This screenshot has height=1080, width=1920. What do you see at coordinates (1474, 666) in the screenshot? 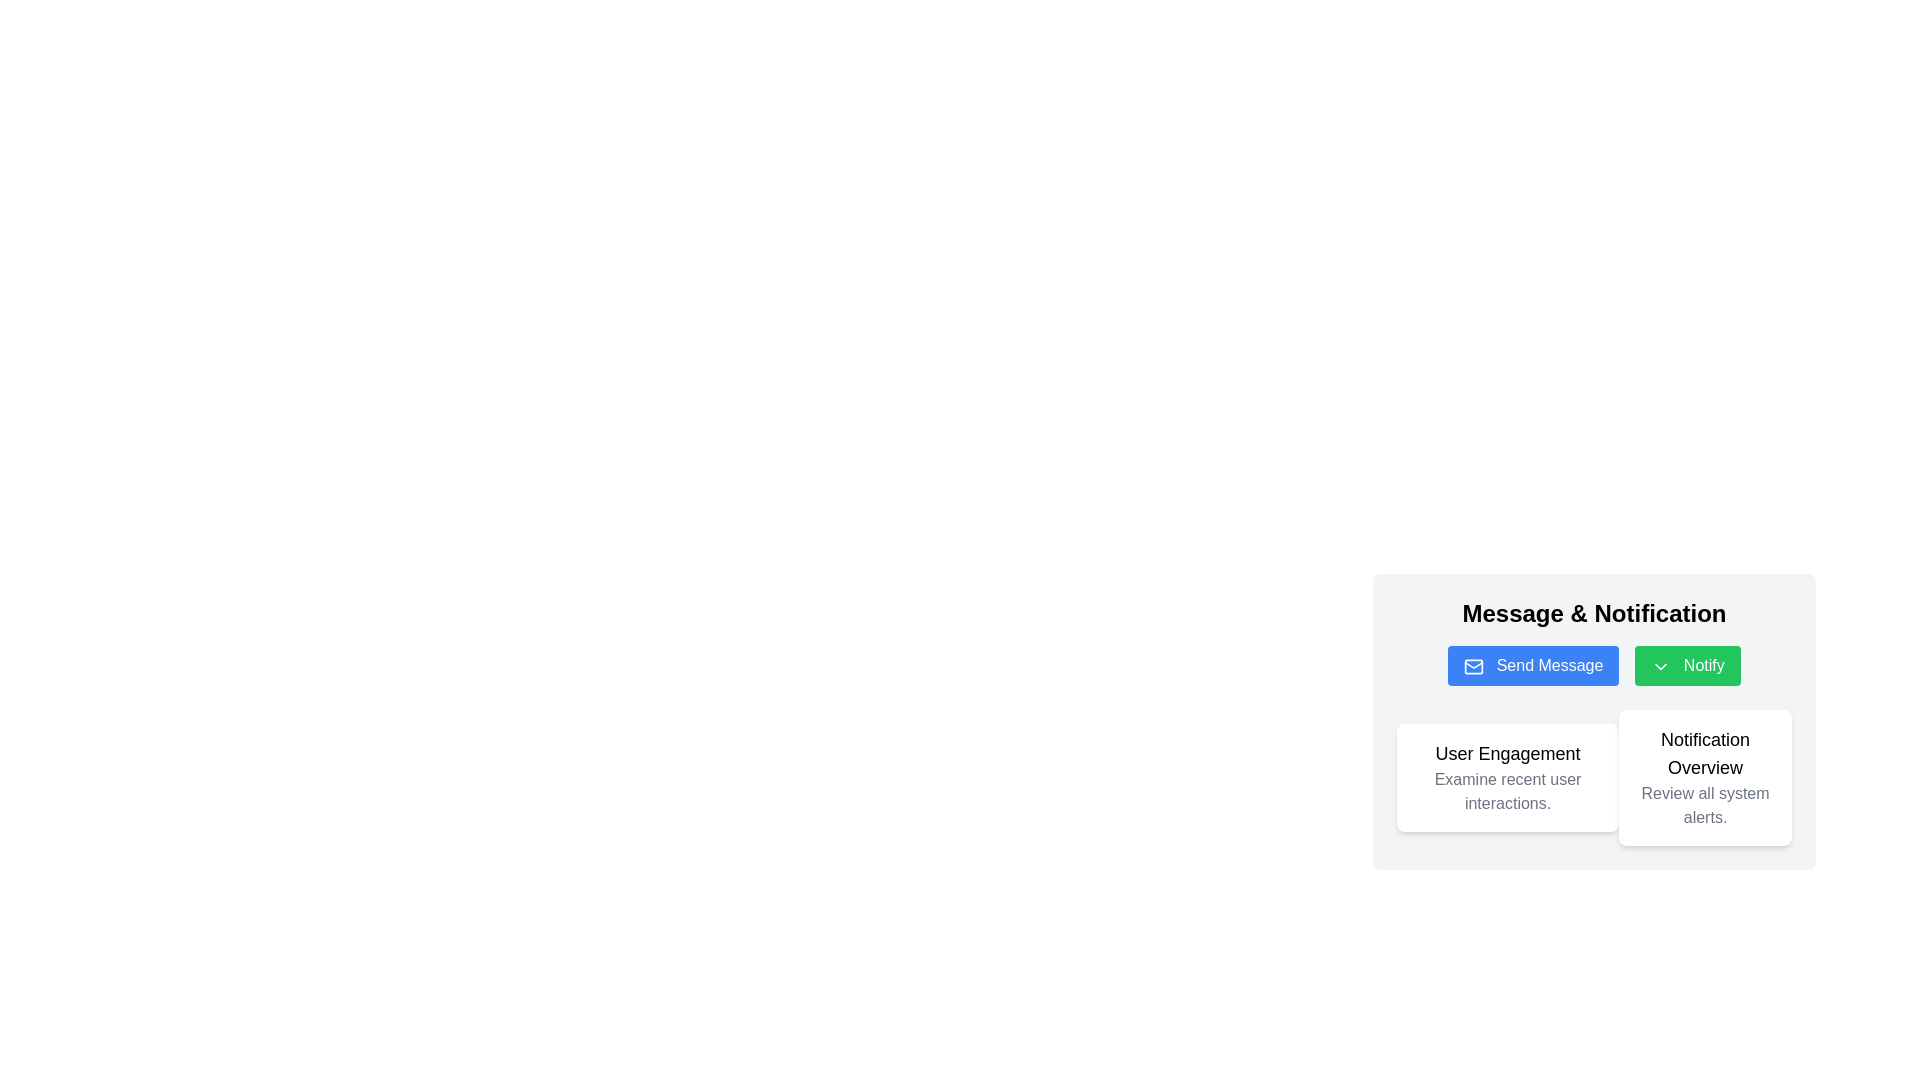
I see `the envelope-shaped SVG icon, which is styled with rounded corners and a thin line design, located to the left of the 'Send Message' button in the 'Message & Notification' panel` at bounding box center [1474, 666].